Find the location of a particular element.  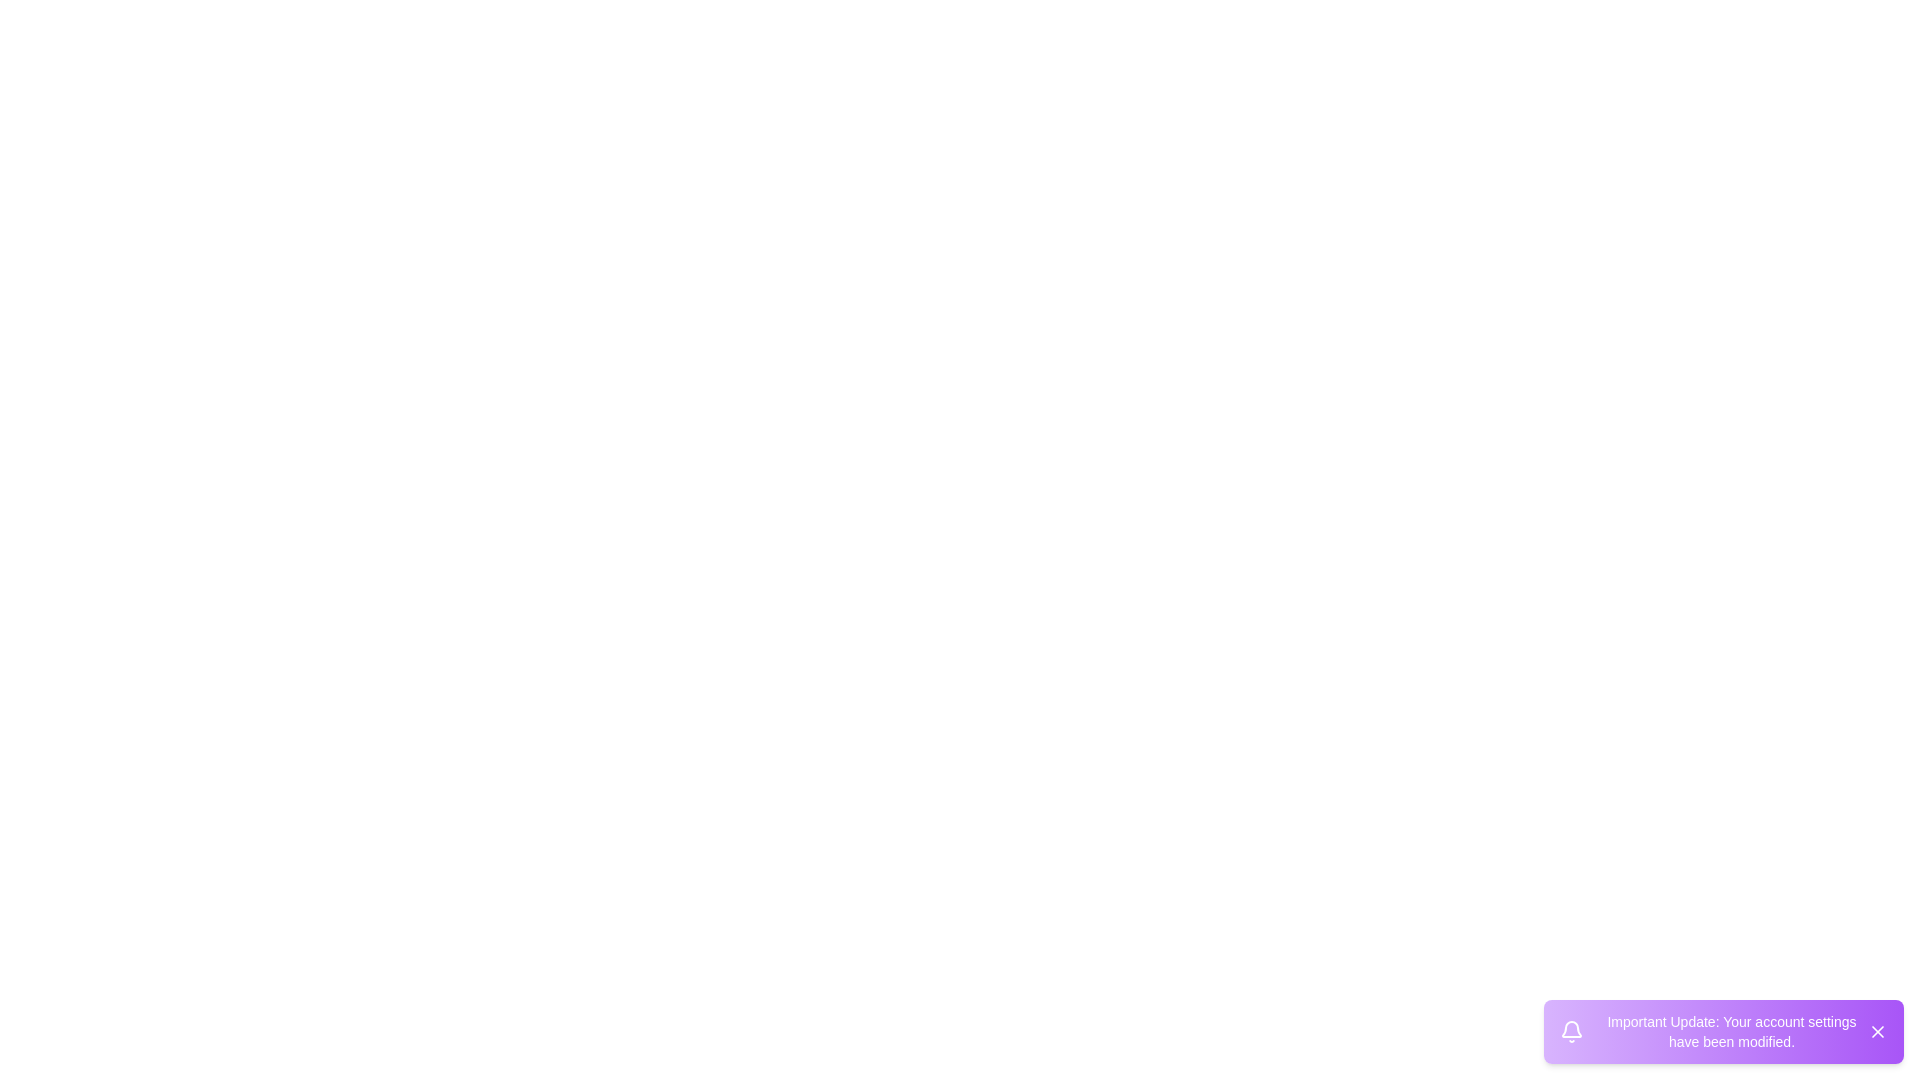

the notification icon to observe its representation is located at coordinates (1570, 1032).